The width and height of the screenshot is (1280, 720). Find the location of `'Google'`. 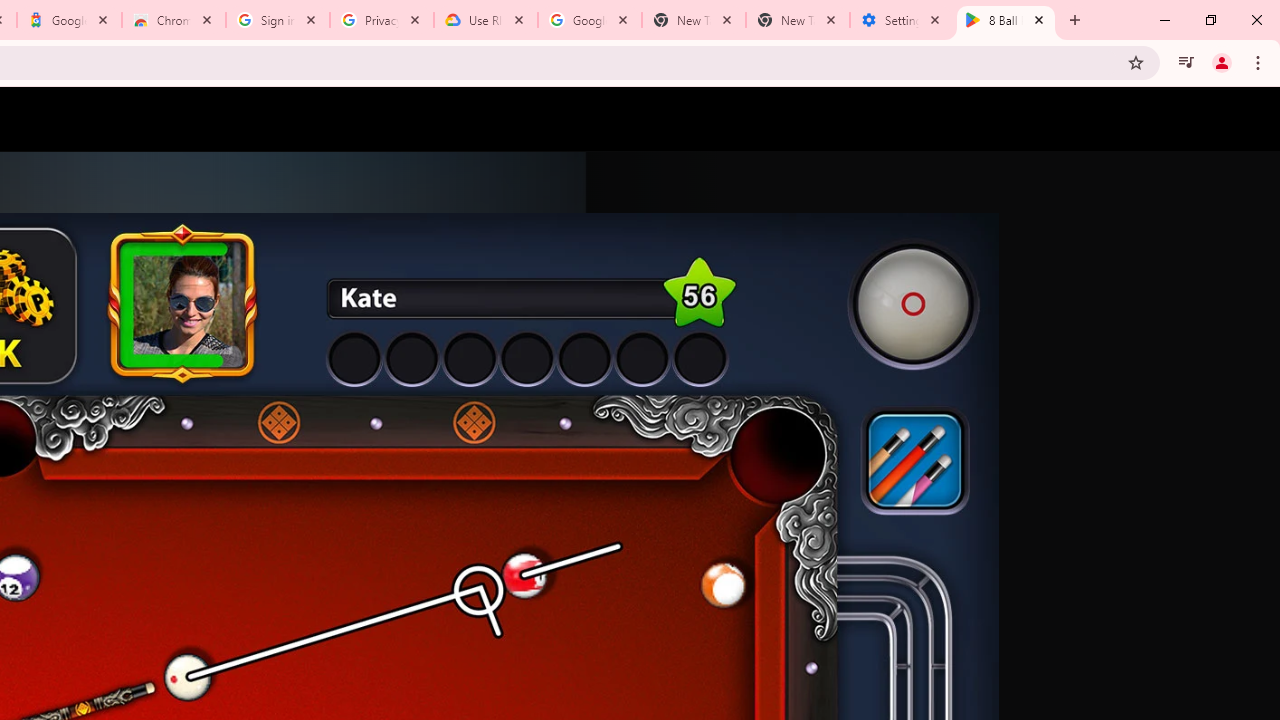

'Google' is located at coordinates (69, 20).